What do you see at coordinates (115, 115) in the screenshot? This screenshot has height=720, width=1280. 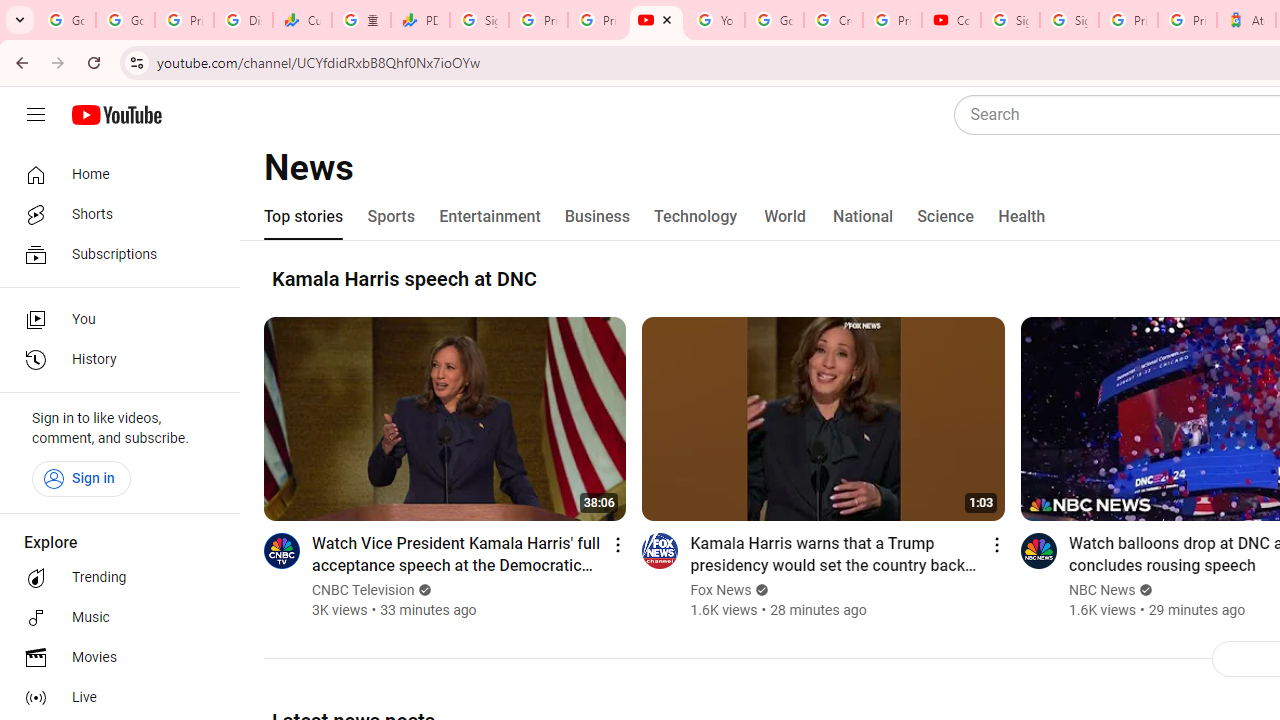 I see `'YouTube Home'` at bounding box center [115, 115].